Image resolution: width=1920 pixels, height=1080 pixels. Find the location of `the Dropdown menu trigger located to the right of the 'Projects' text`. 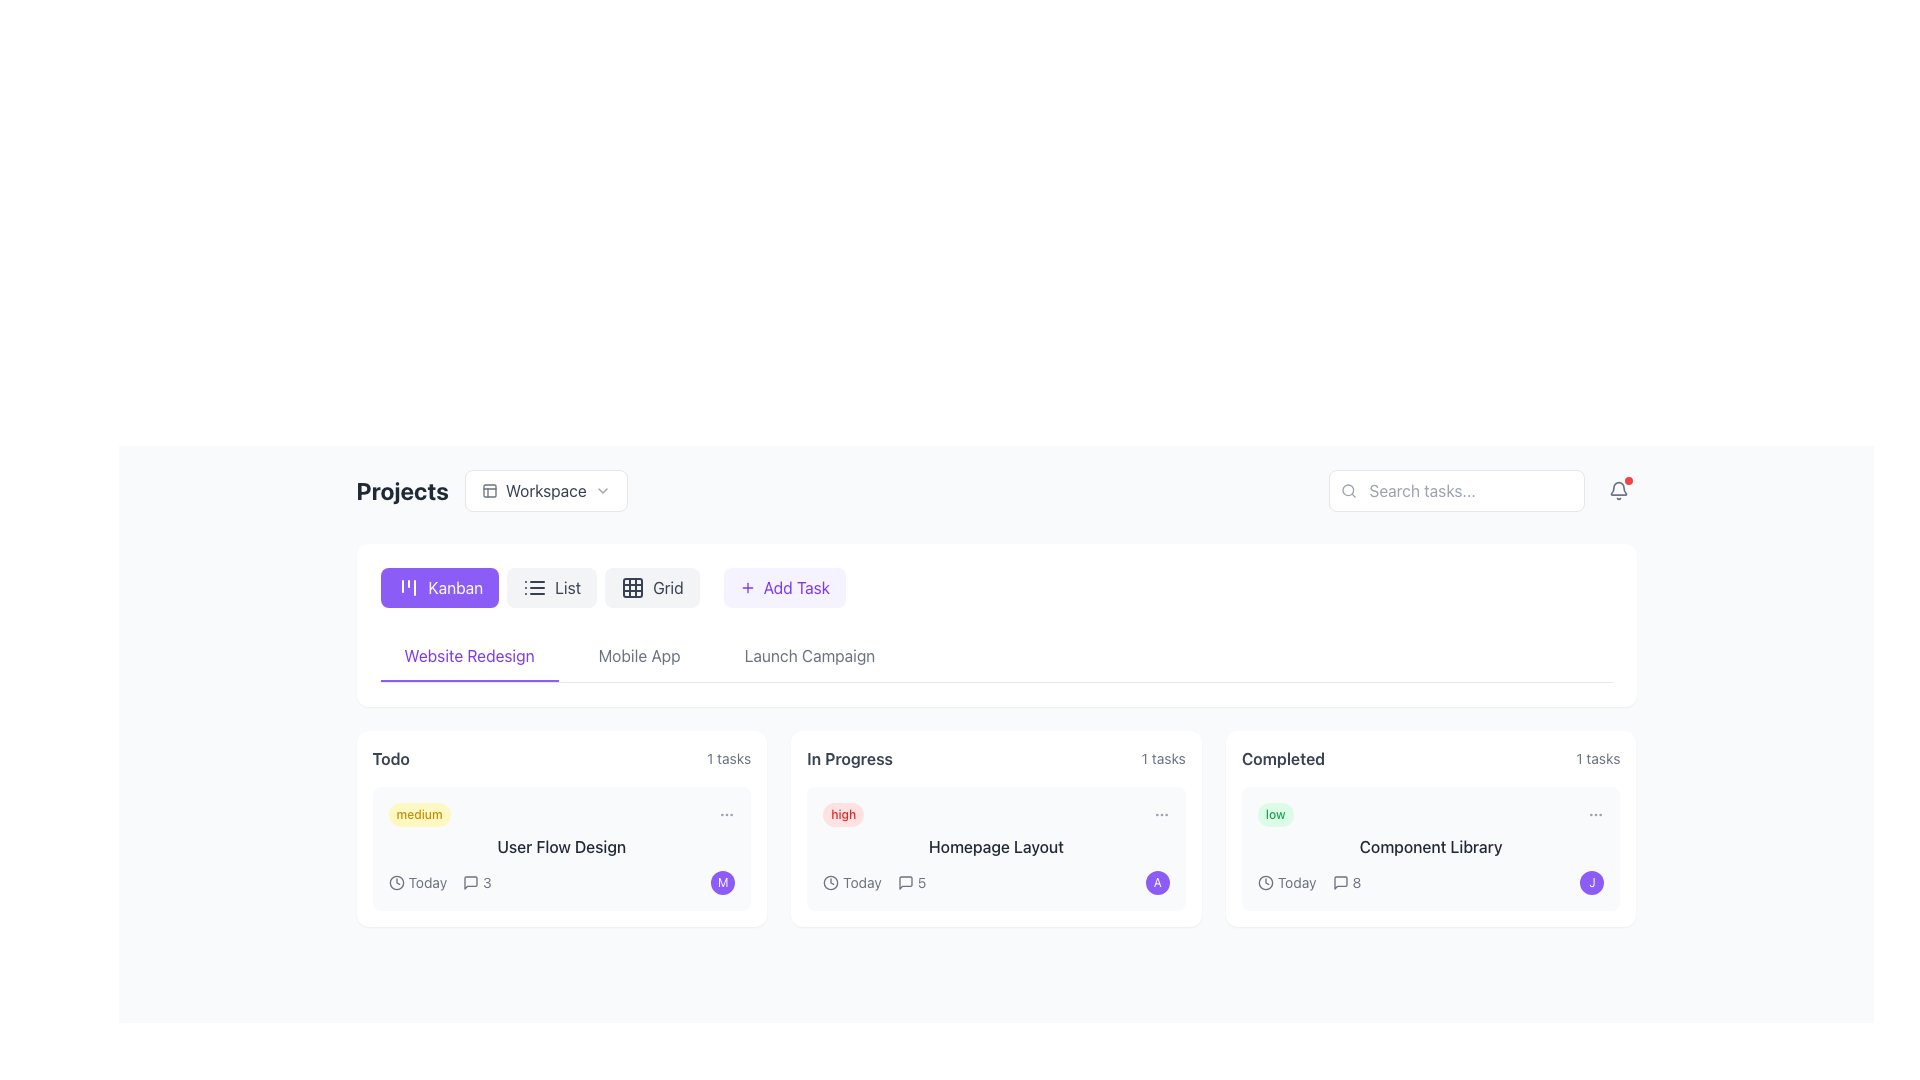

the Dropdown menu trigger located to the right of the 'Projects' text is located at coordinates (492, 490).